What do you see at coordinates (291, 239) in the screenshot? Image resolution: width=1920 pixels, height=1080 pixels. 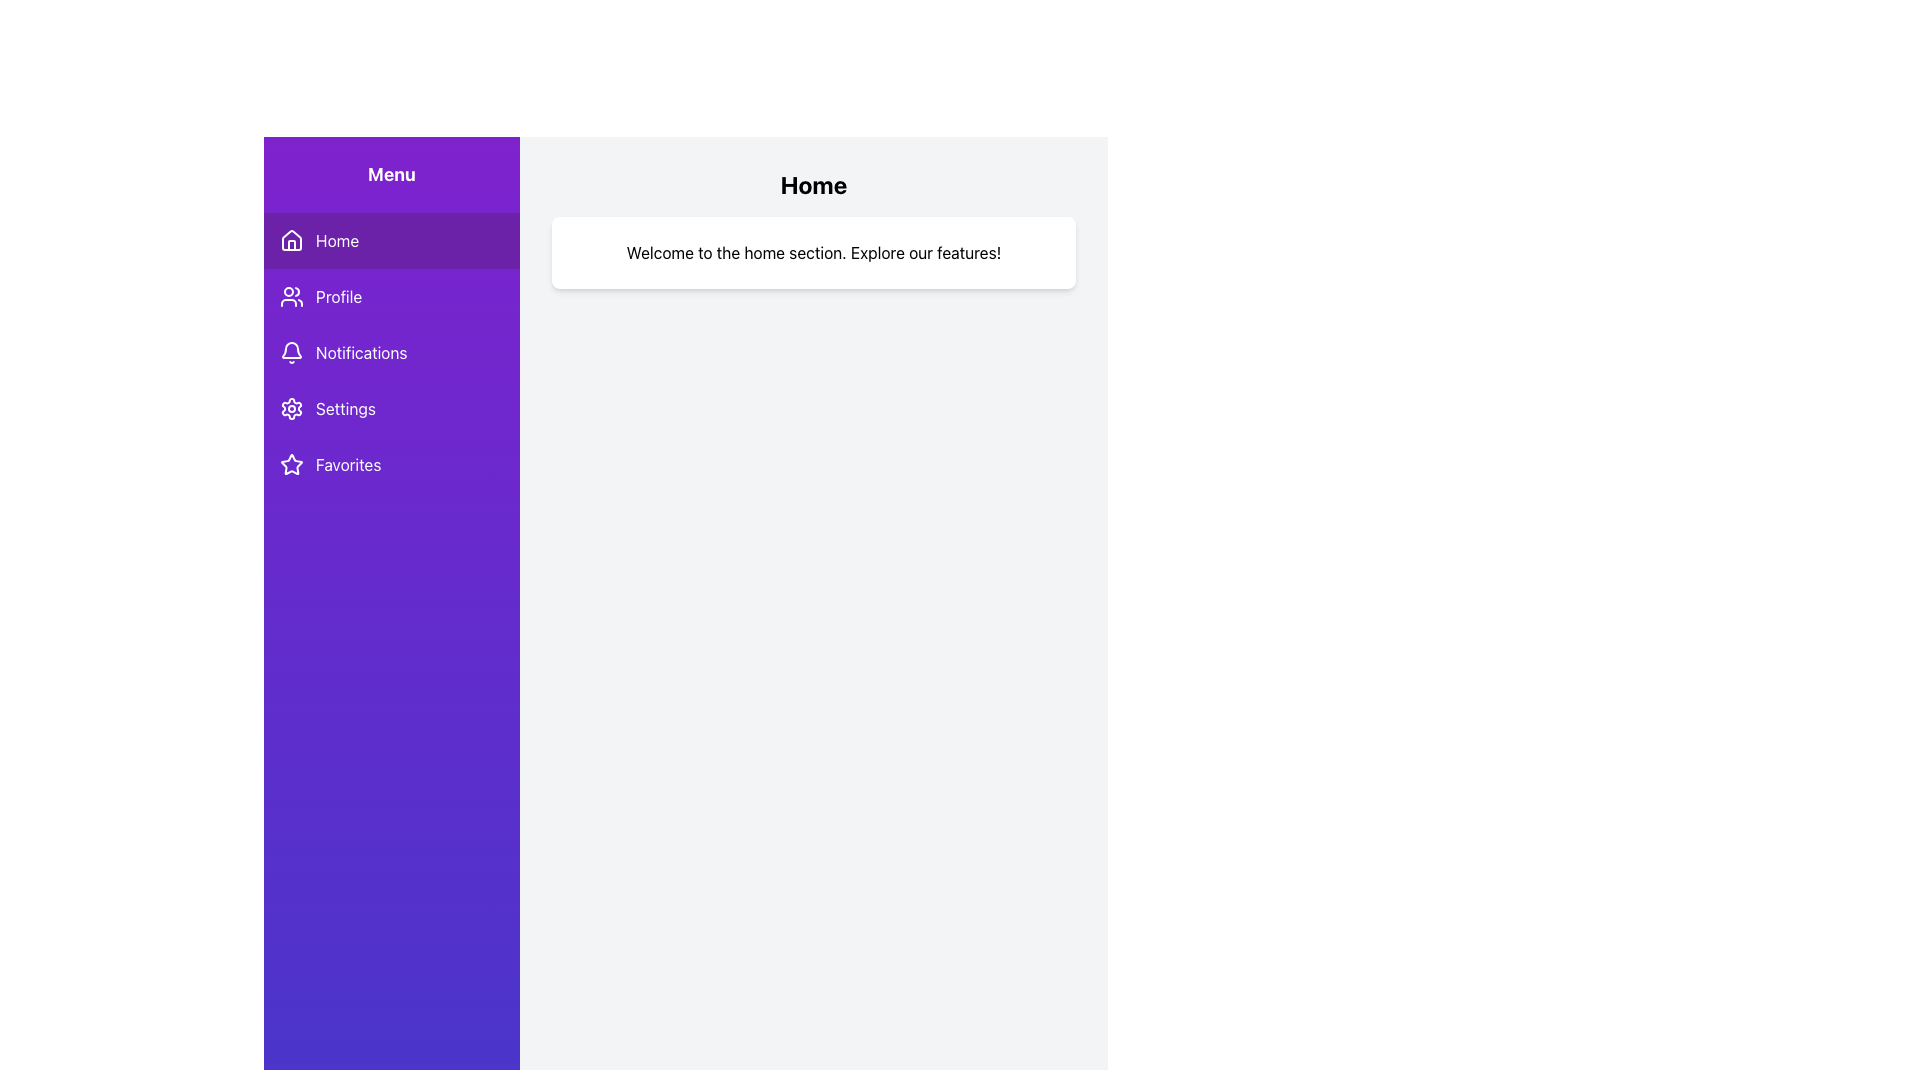 I see `the house-shaped icon with a white outline located inside the 'Home' button at the top of the vertical navigation menu` at bounding box center [291, 239].